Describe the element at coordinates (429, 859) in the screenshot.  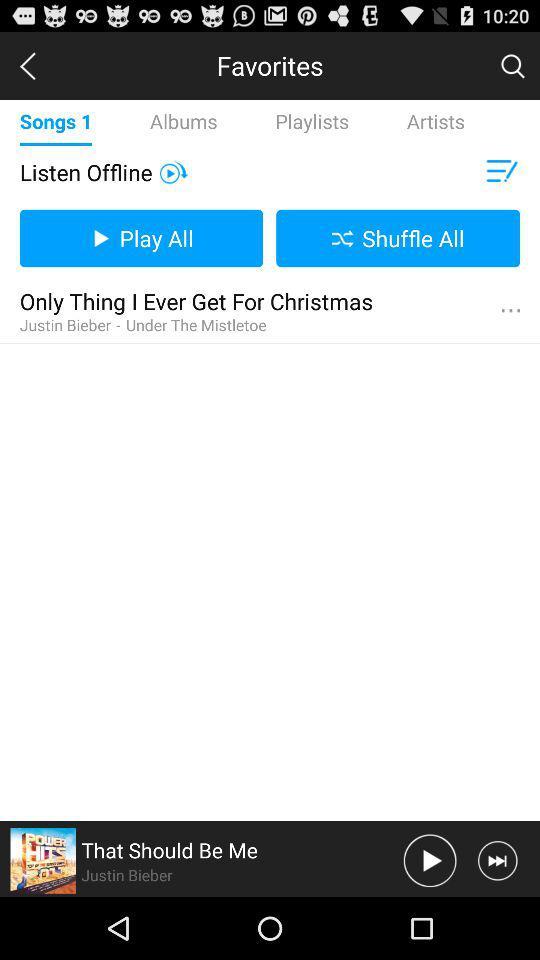
I see `song` at that location.